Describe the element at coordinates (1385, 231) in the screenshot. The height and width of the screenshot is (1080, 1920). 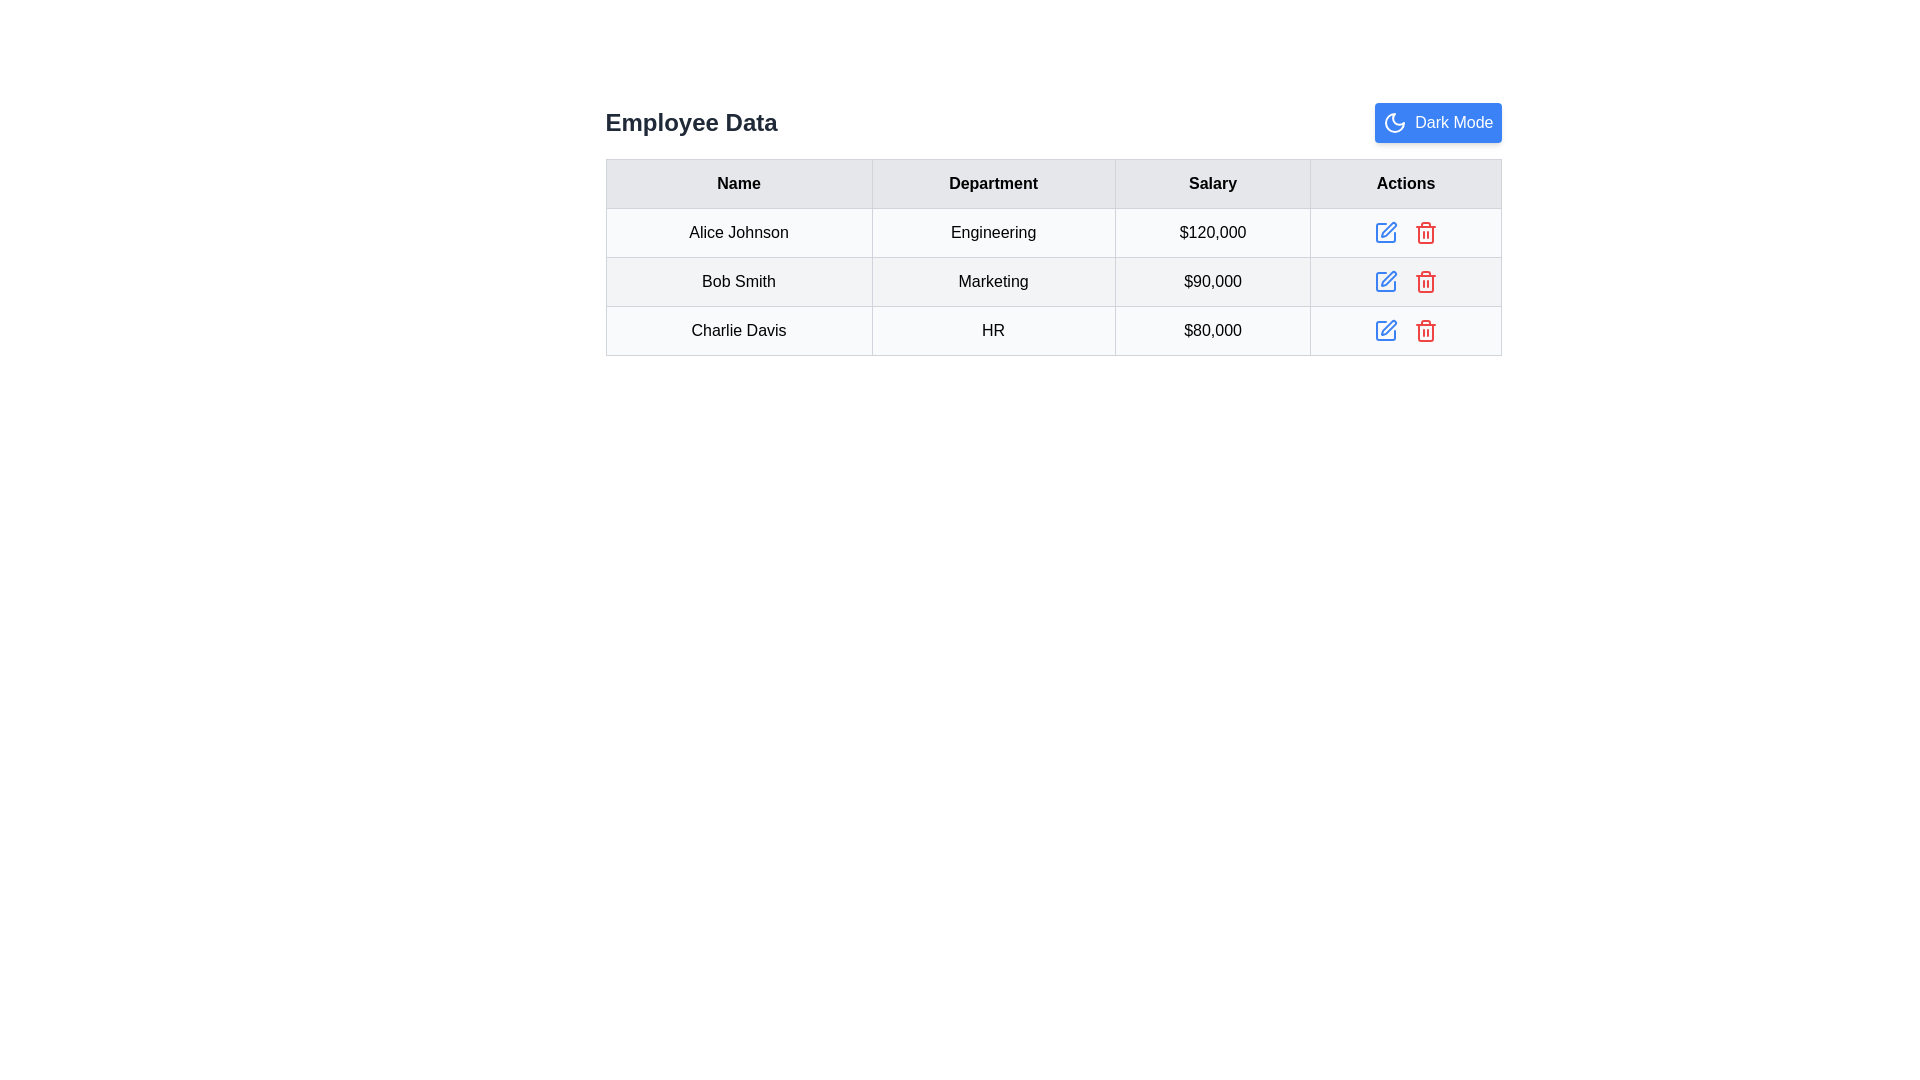
I see `the icon representing an interactive action for editing or modifying, located in the 'Actions' column of the first row next to 'Alice Johnson'` at that location.